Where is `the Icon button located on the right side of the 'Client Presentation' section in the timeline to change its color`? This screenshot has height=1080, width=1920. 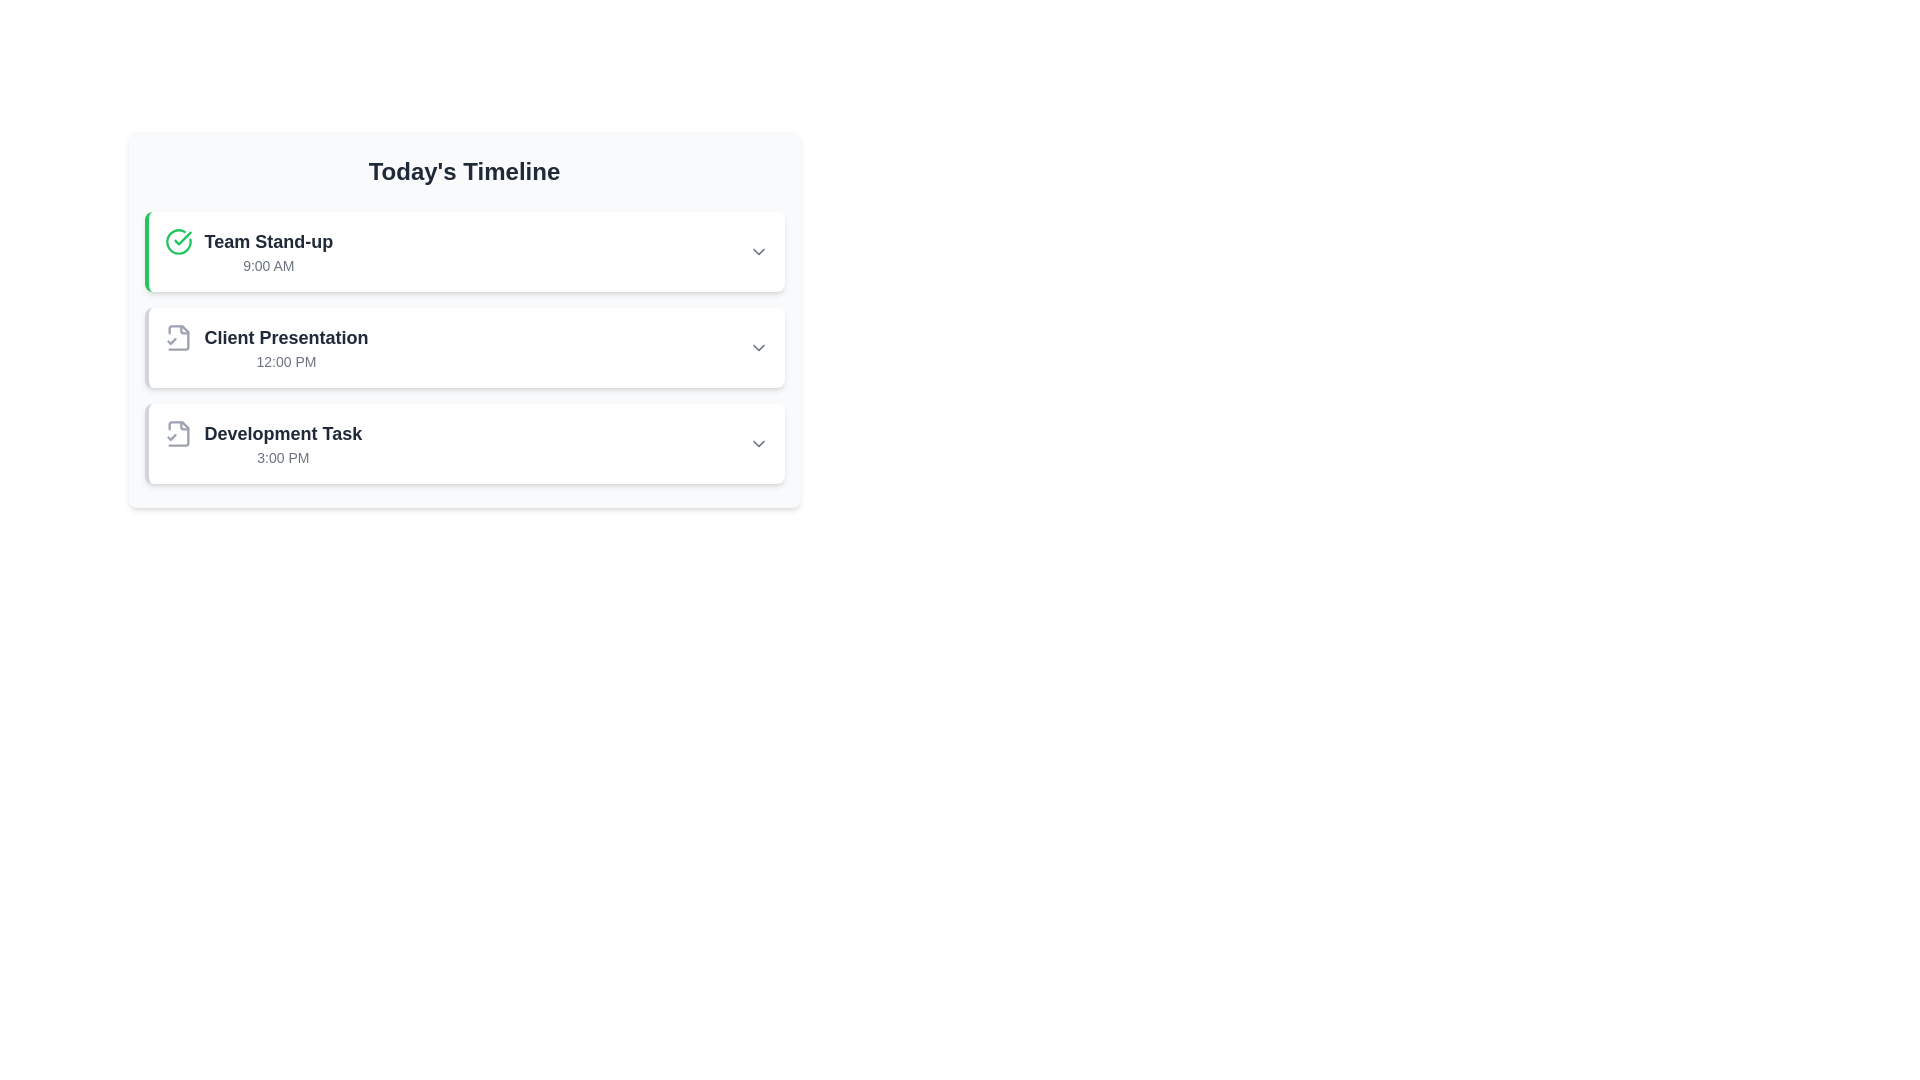
the Icon button located on the right side of the 'Client Presentation' section in the timeline to change its color is located at coordinates (757, 346).